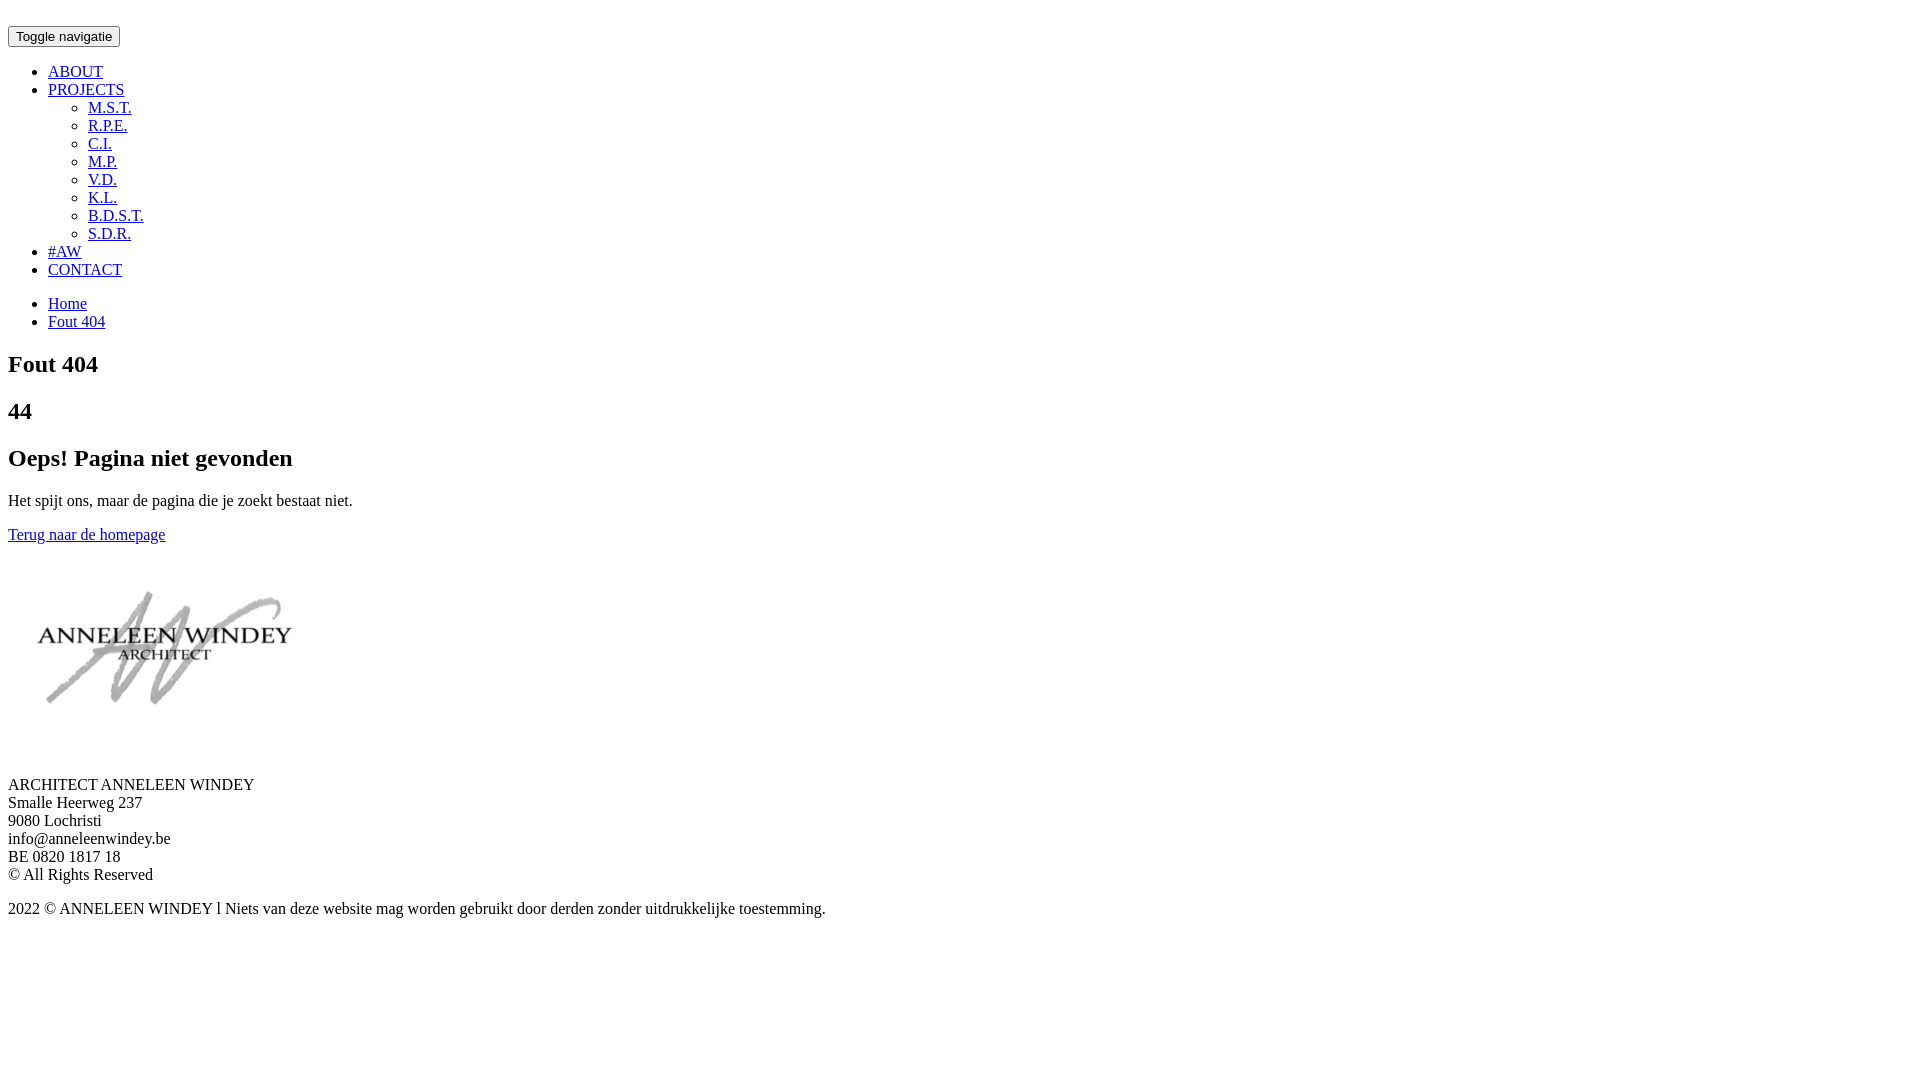 This screenshot has height=1080, width=1920. Describe the element at coordinates (86, 125) in the screenshot. I see `'R.P.E.'` at that location.